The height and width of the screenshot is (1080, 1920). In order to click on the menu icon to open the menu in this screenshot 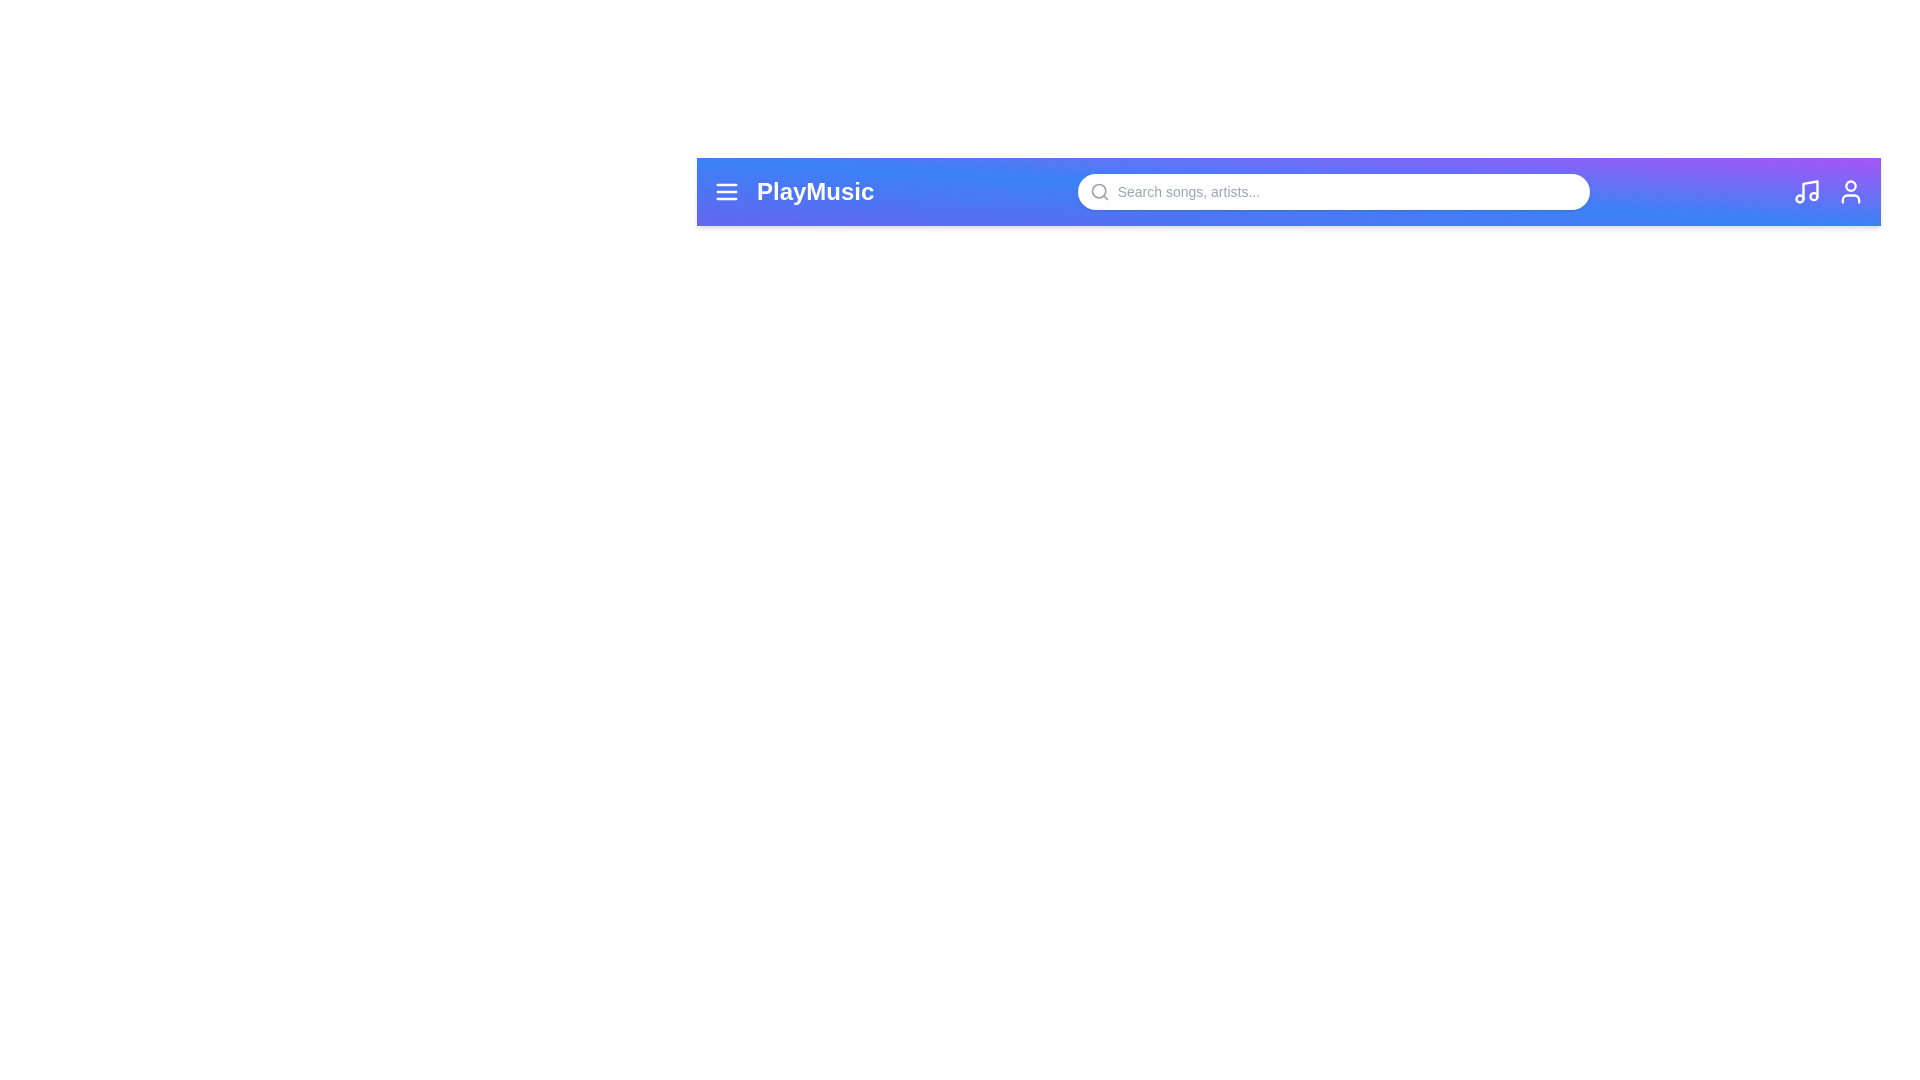, I will do `click(725, 192)`.